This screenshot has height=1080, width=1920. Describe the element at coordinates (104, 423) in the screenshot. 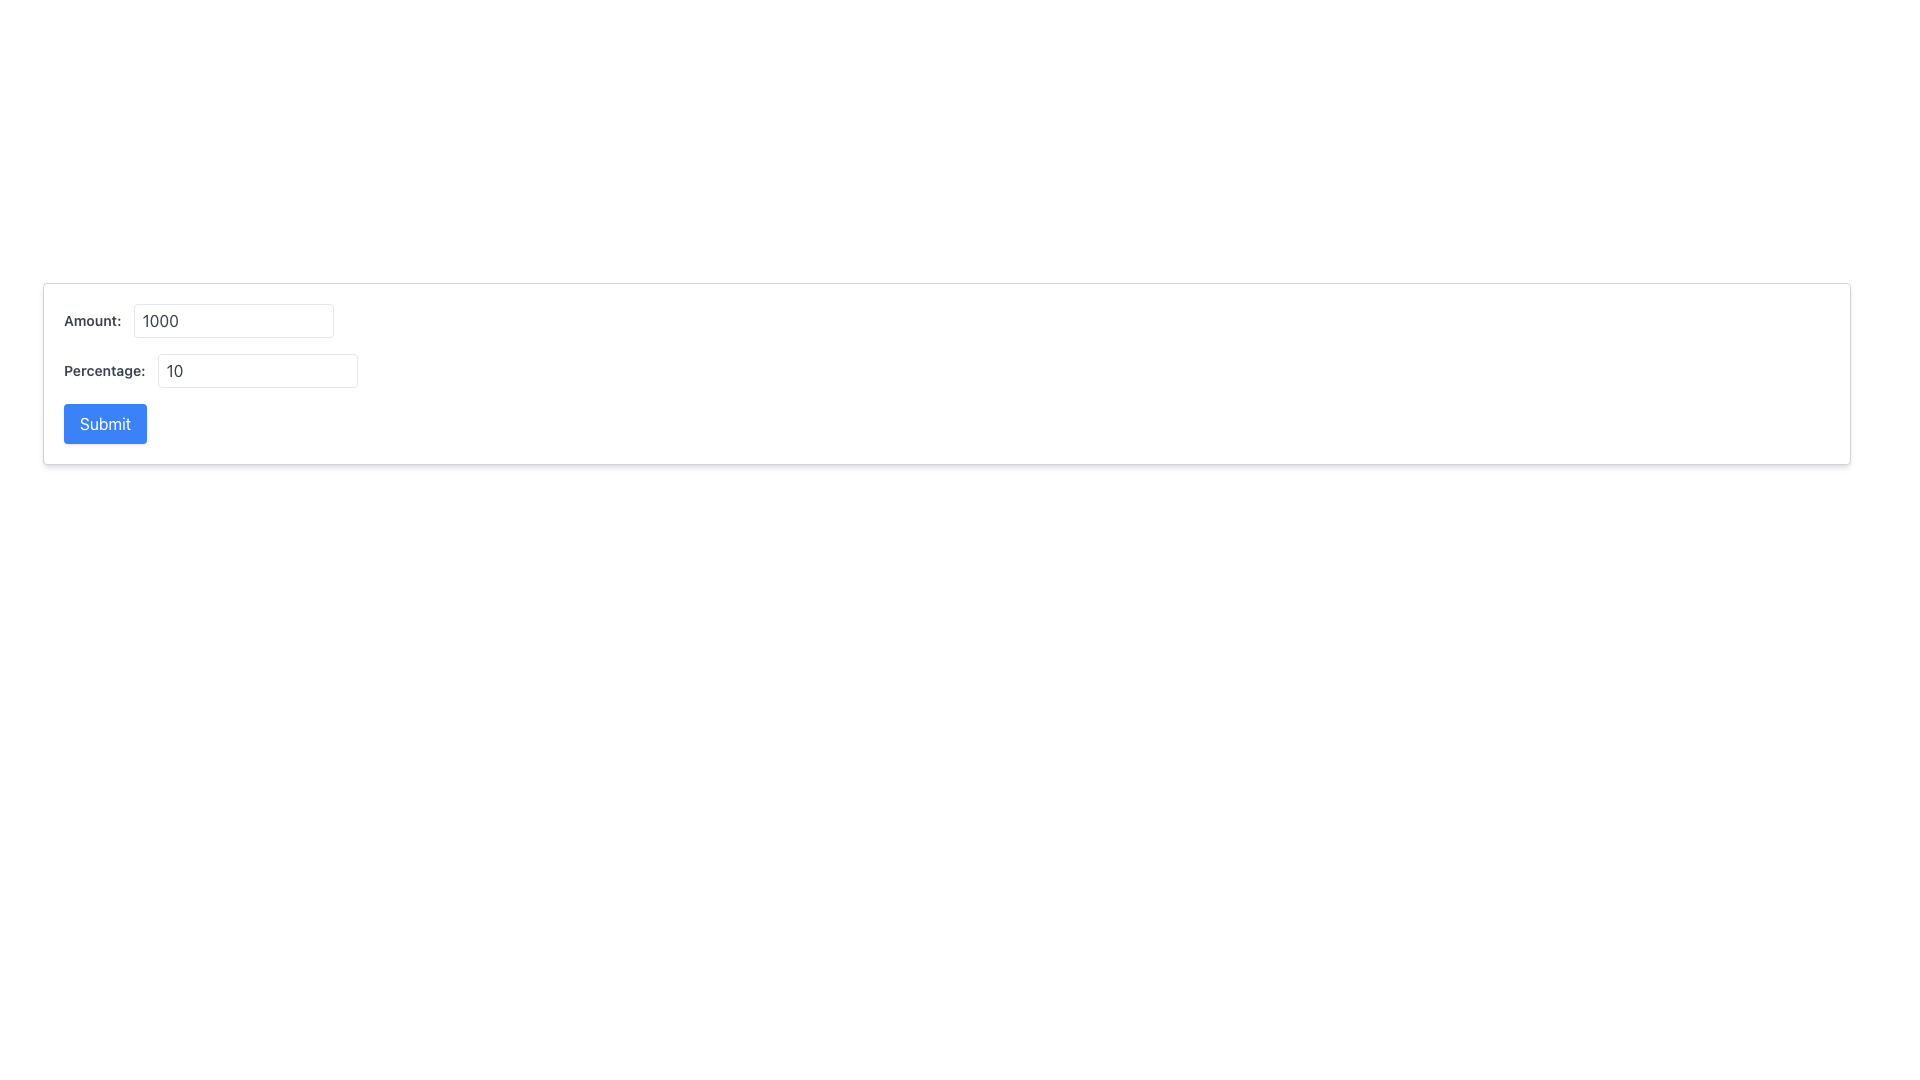

I see `the 'Submit' button located at the bottom left of the interface, which has a blue background and white text` at that location.